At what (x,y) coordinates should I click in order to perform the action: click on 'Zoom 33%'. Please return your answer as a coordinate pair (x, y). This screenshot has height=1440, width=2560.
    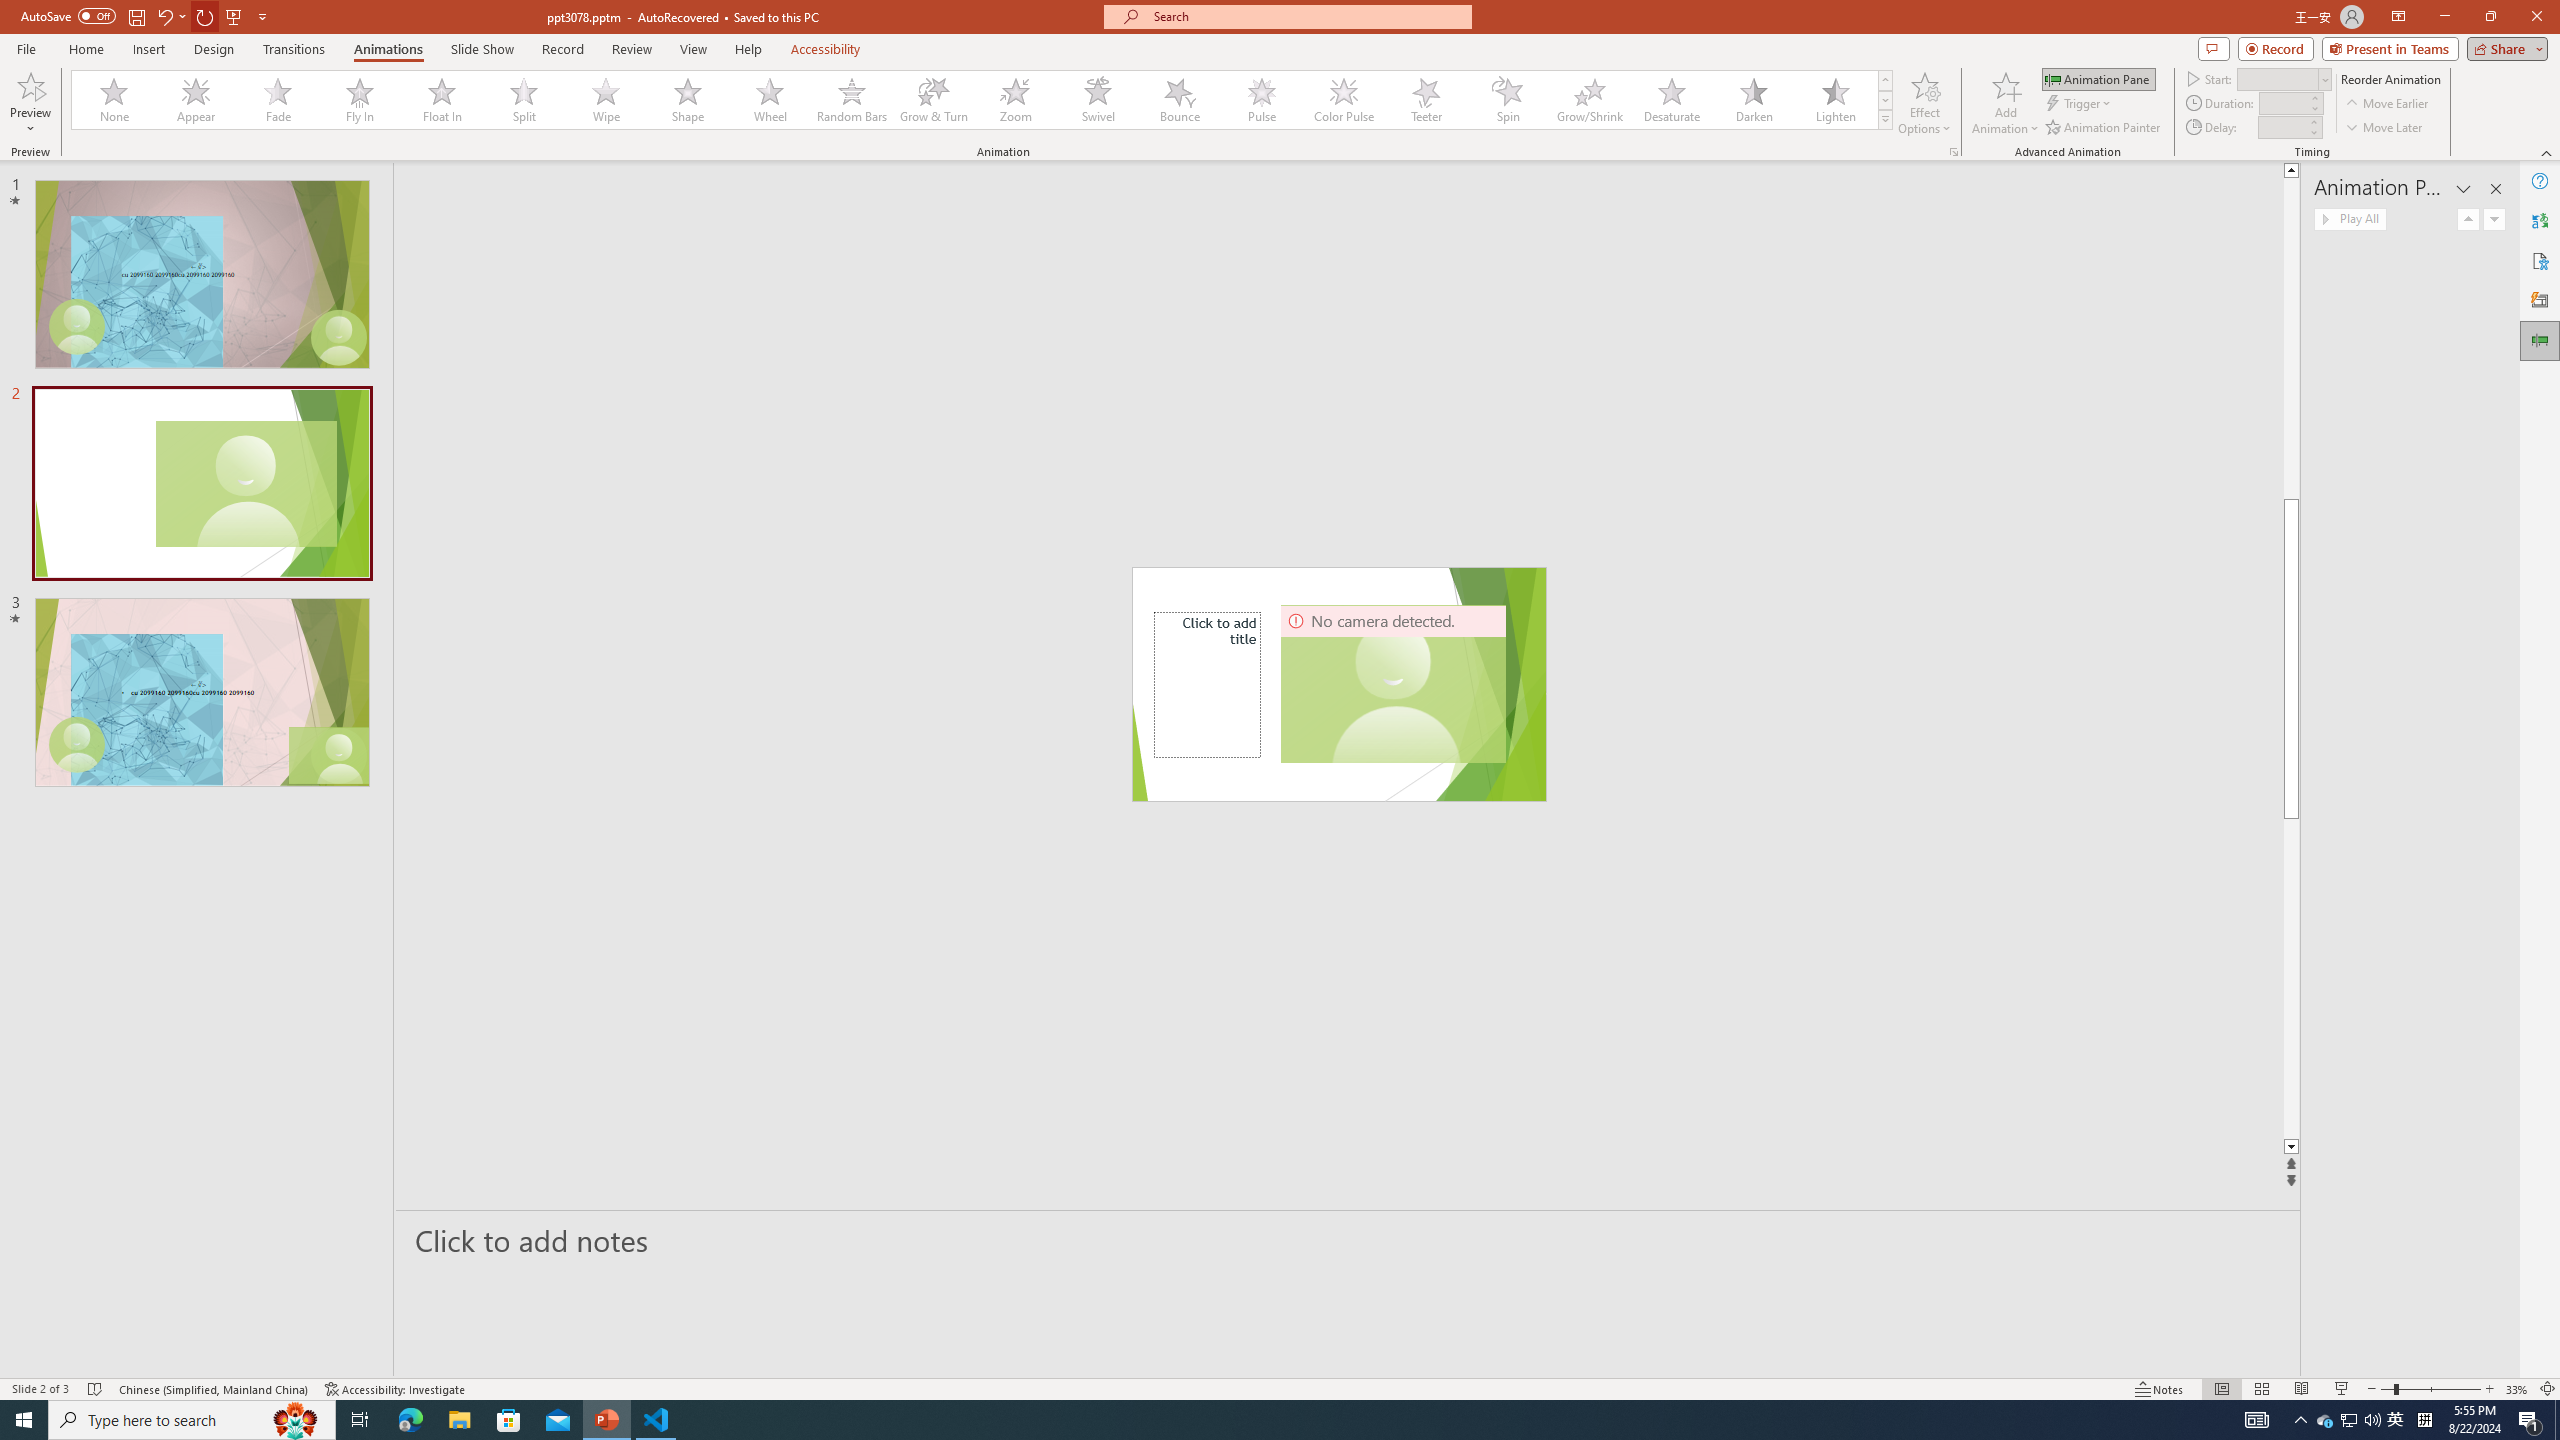
    Looking at the image, I should click on (2516, 1389).